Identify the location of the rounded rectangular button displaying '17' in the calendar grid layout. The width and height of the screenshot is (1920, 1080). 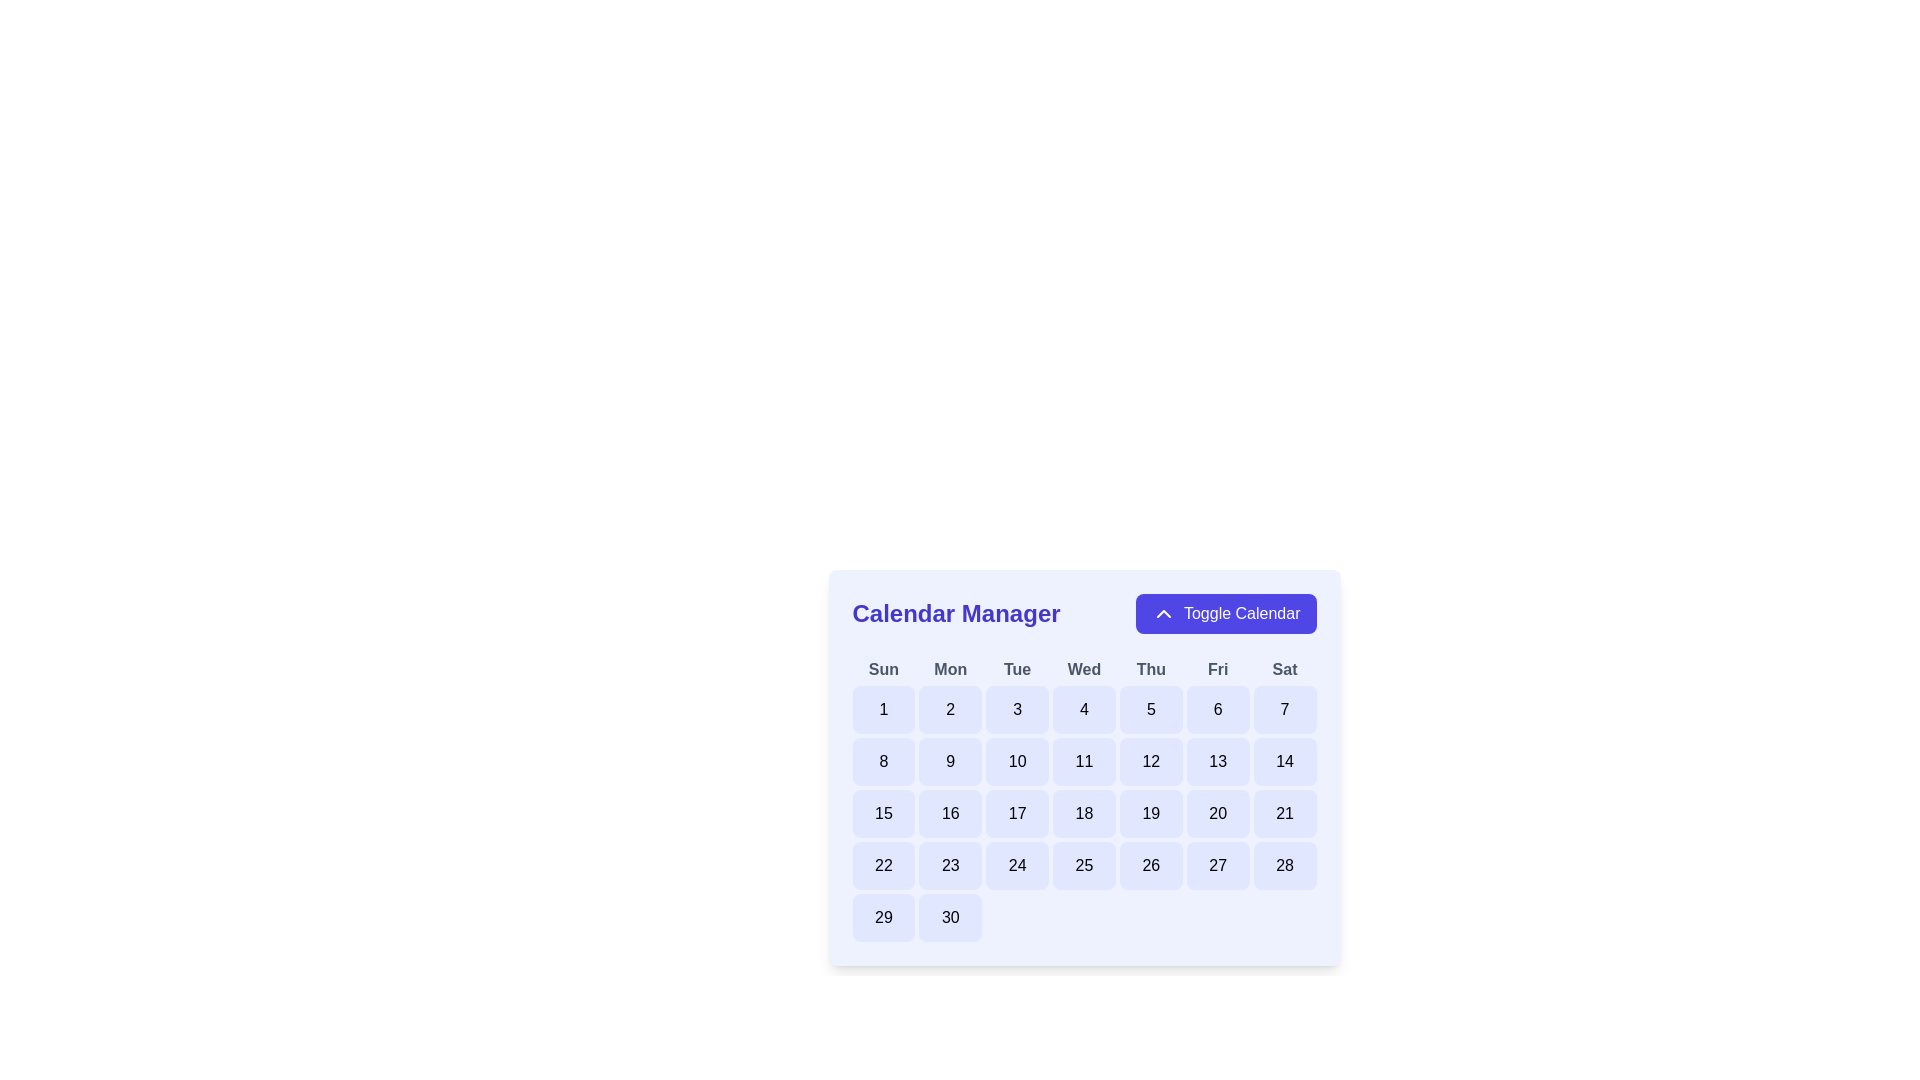
(1017, 813).